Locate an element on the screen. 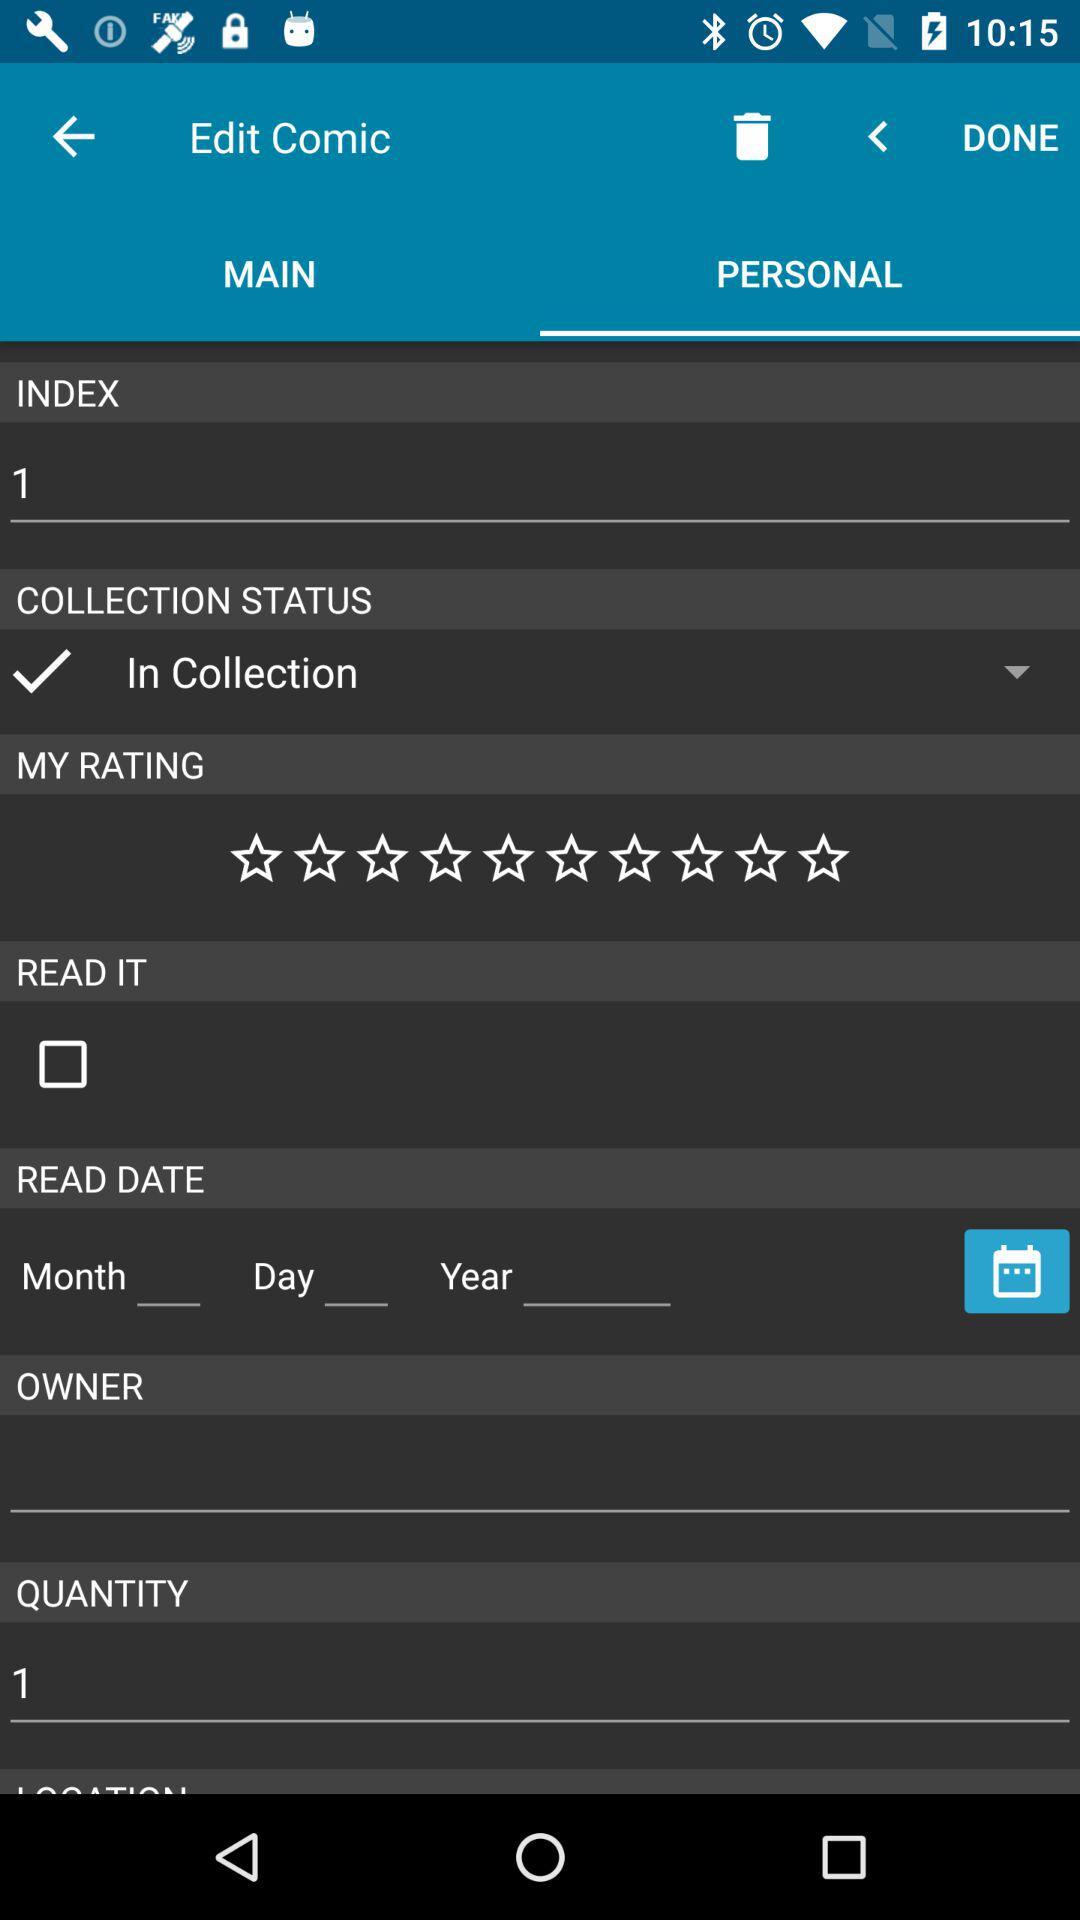 This screenshot has width=1080, height=1920. insert year is located at coordinates (596, 1266).